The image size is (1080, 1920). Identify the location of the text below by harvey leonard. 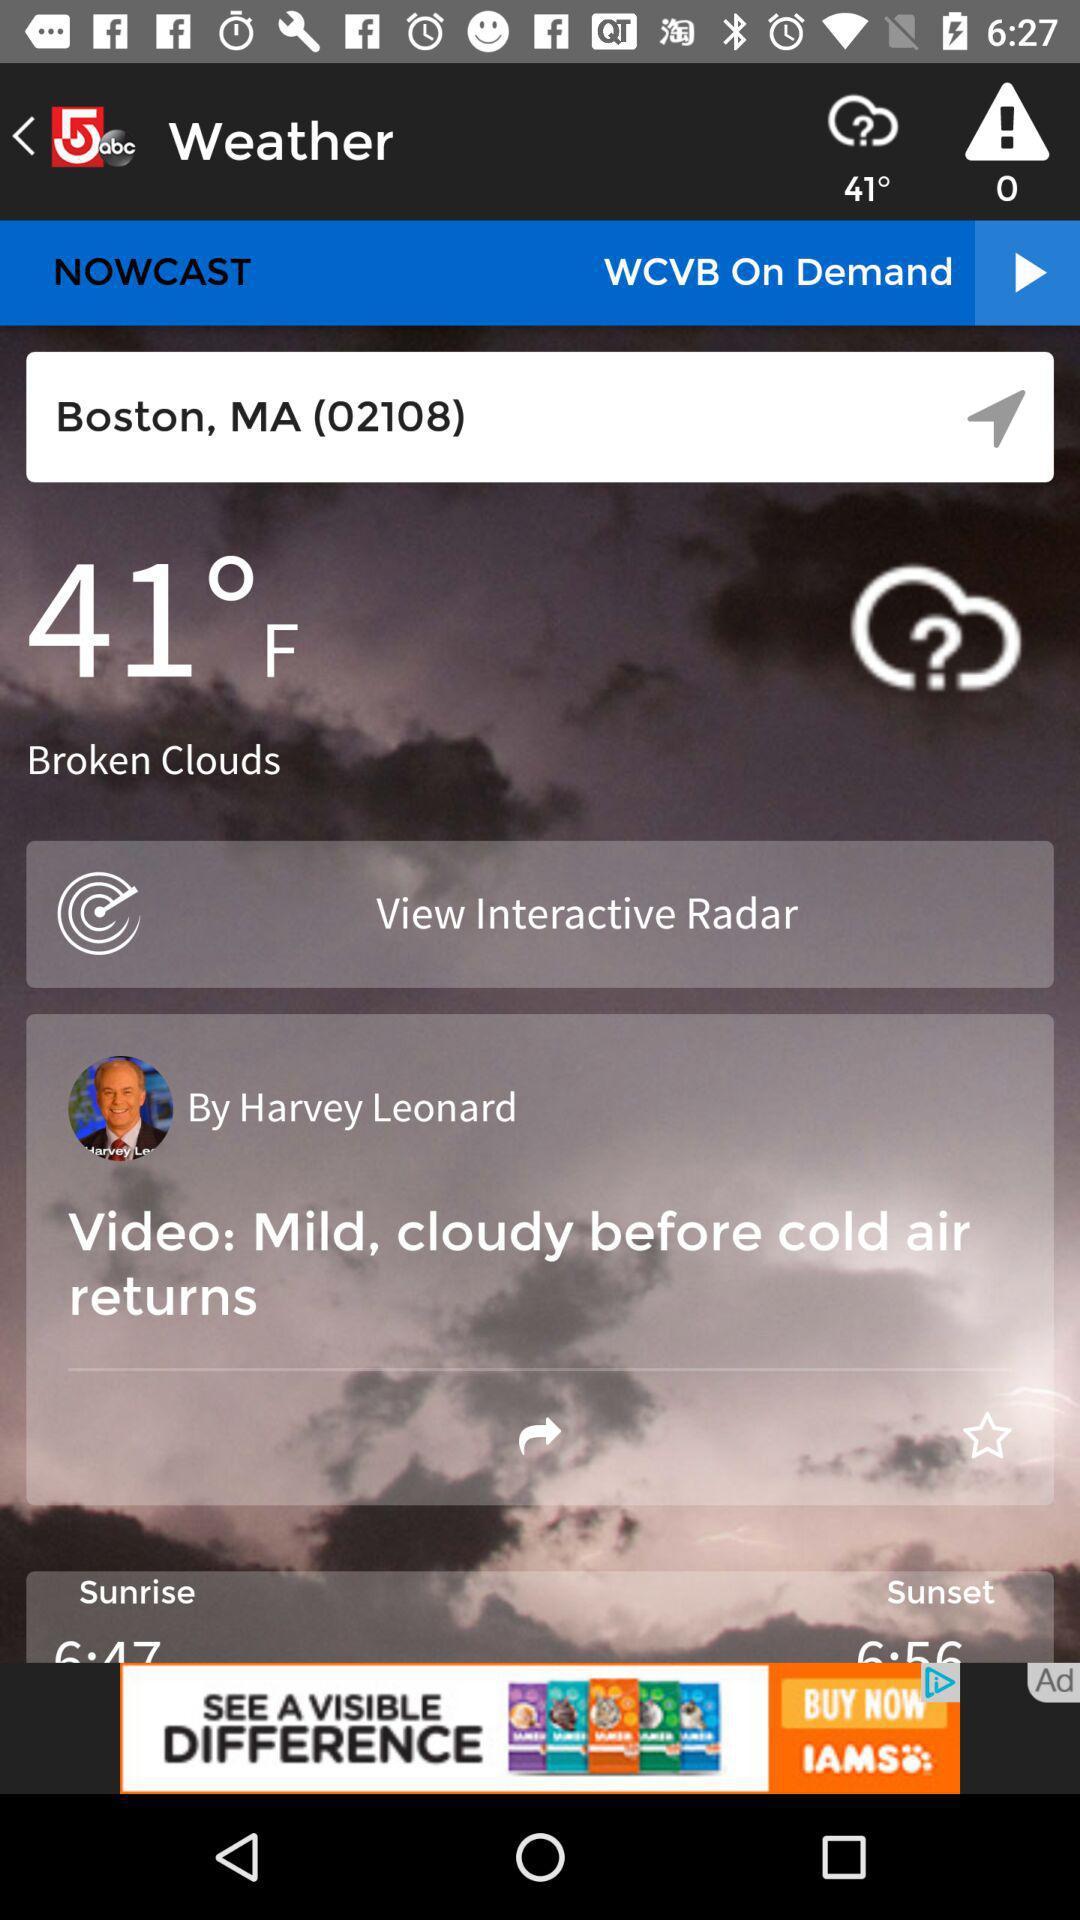
(540, 1263).